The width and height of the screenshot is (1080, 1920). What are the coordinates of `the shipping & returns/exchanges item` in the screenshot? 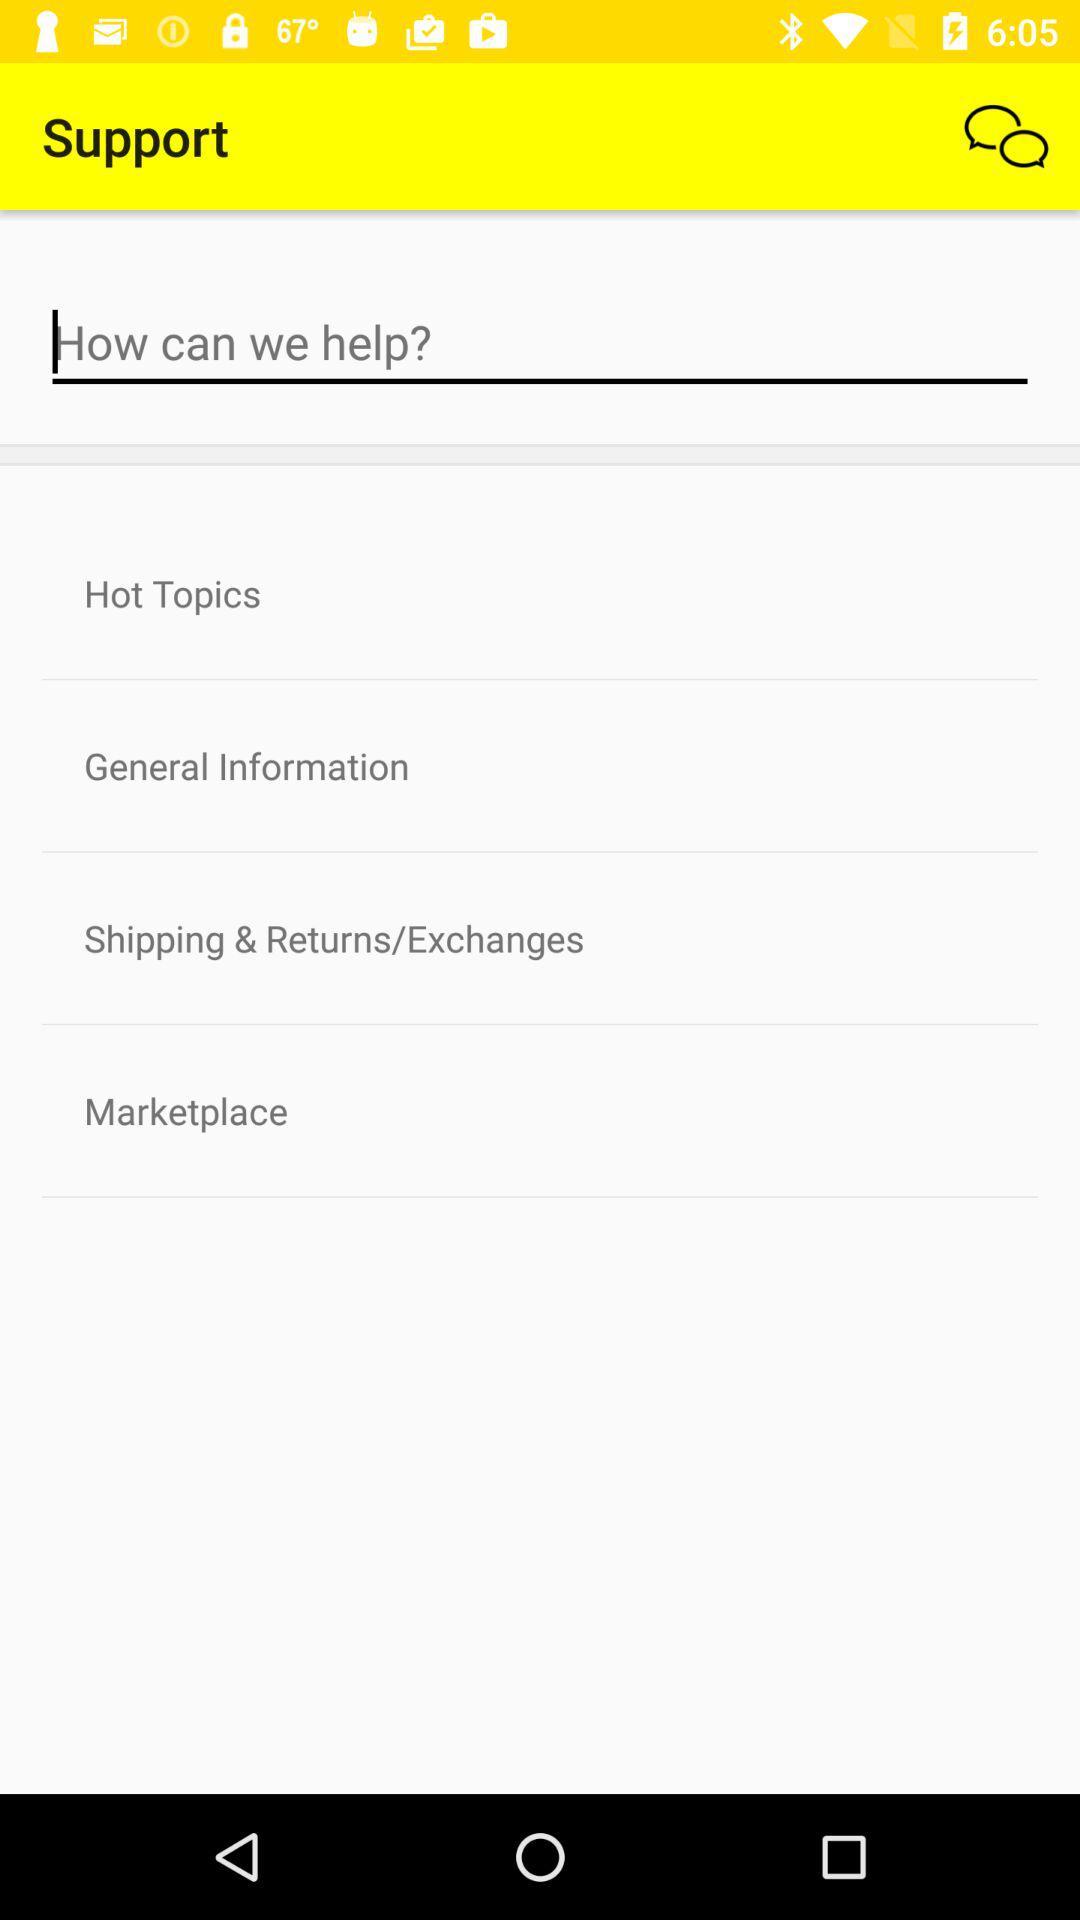 It's located at (540, 937).